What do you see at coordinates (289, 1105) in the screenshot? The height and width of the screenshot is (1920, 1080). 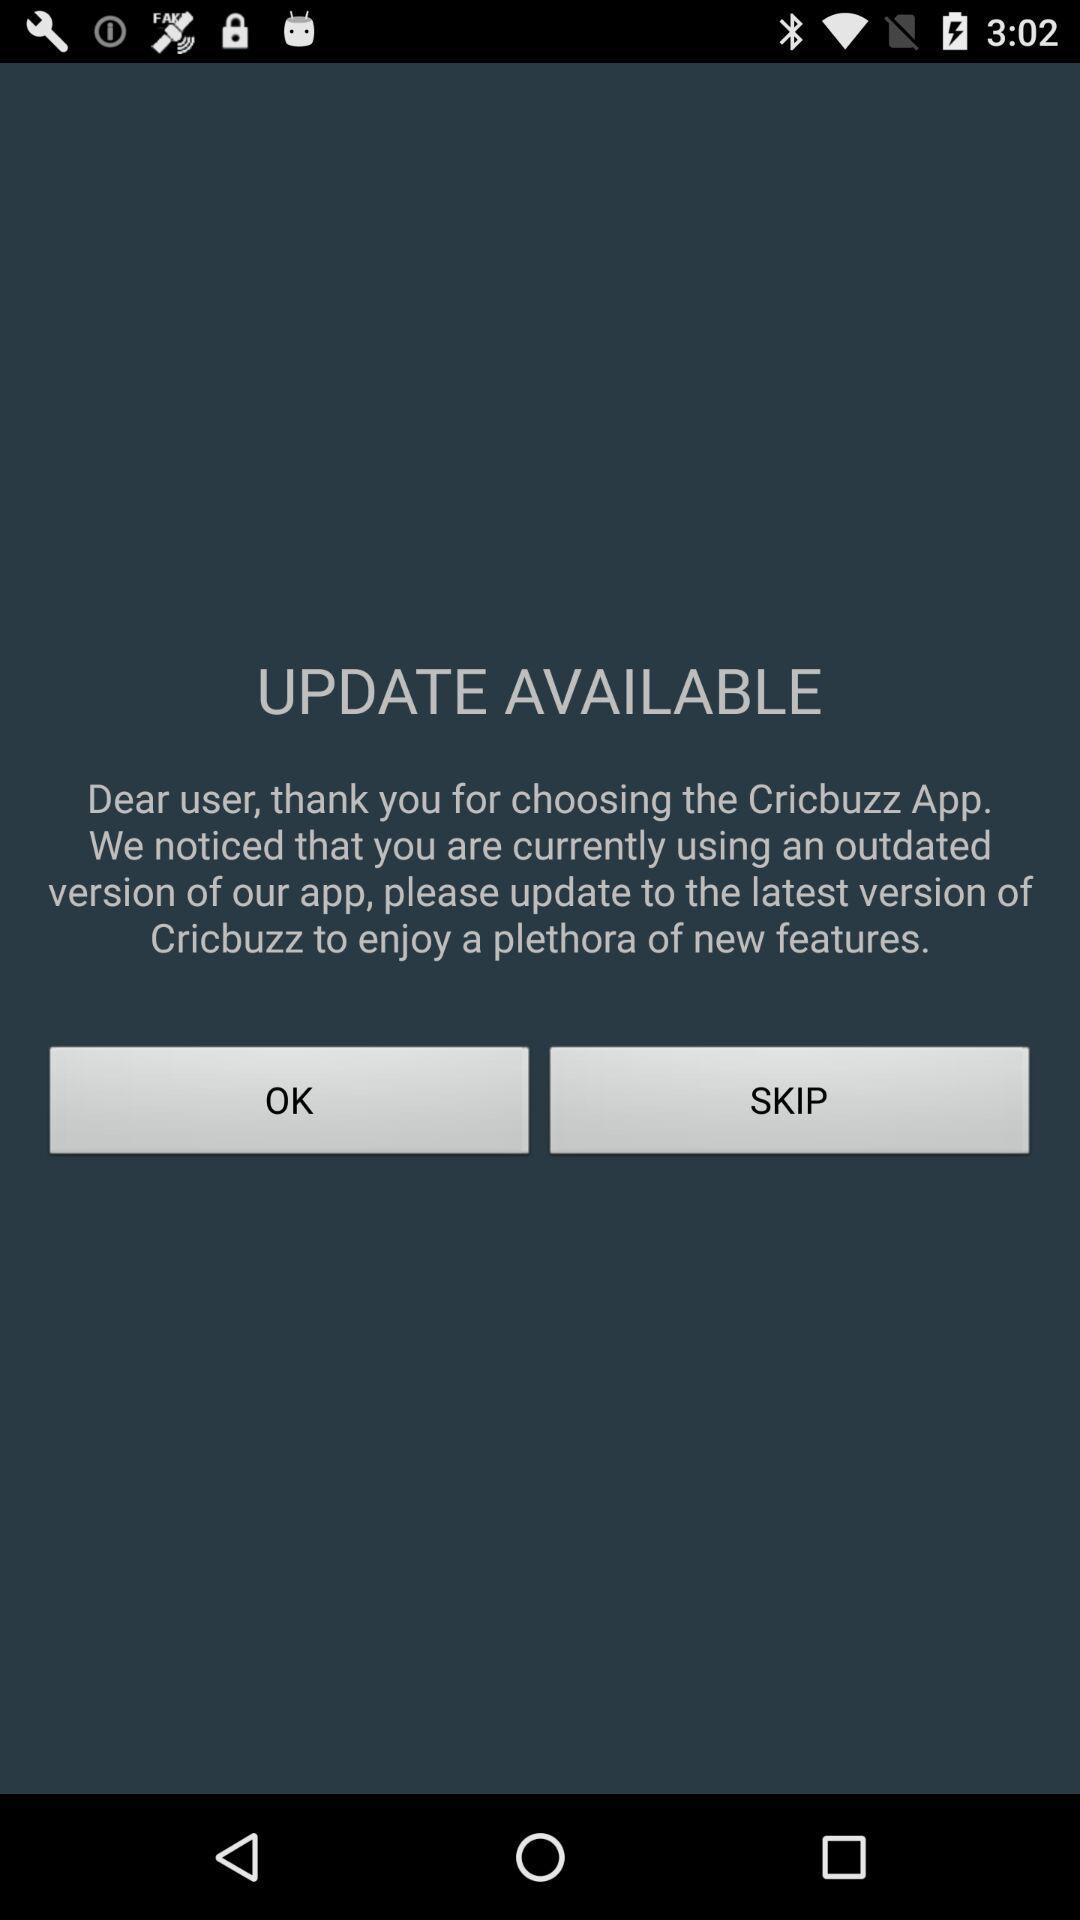 I see `the ok` at bounding box center [289, 1105].